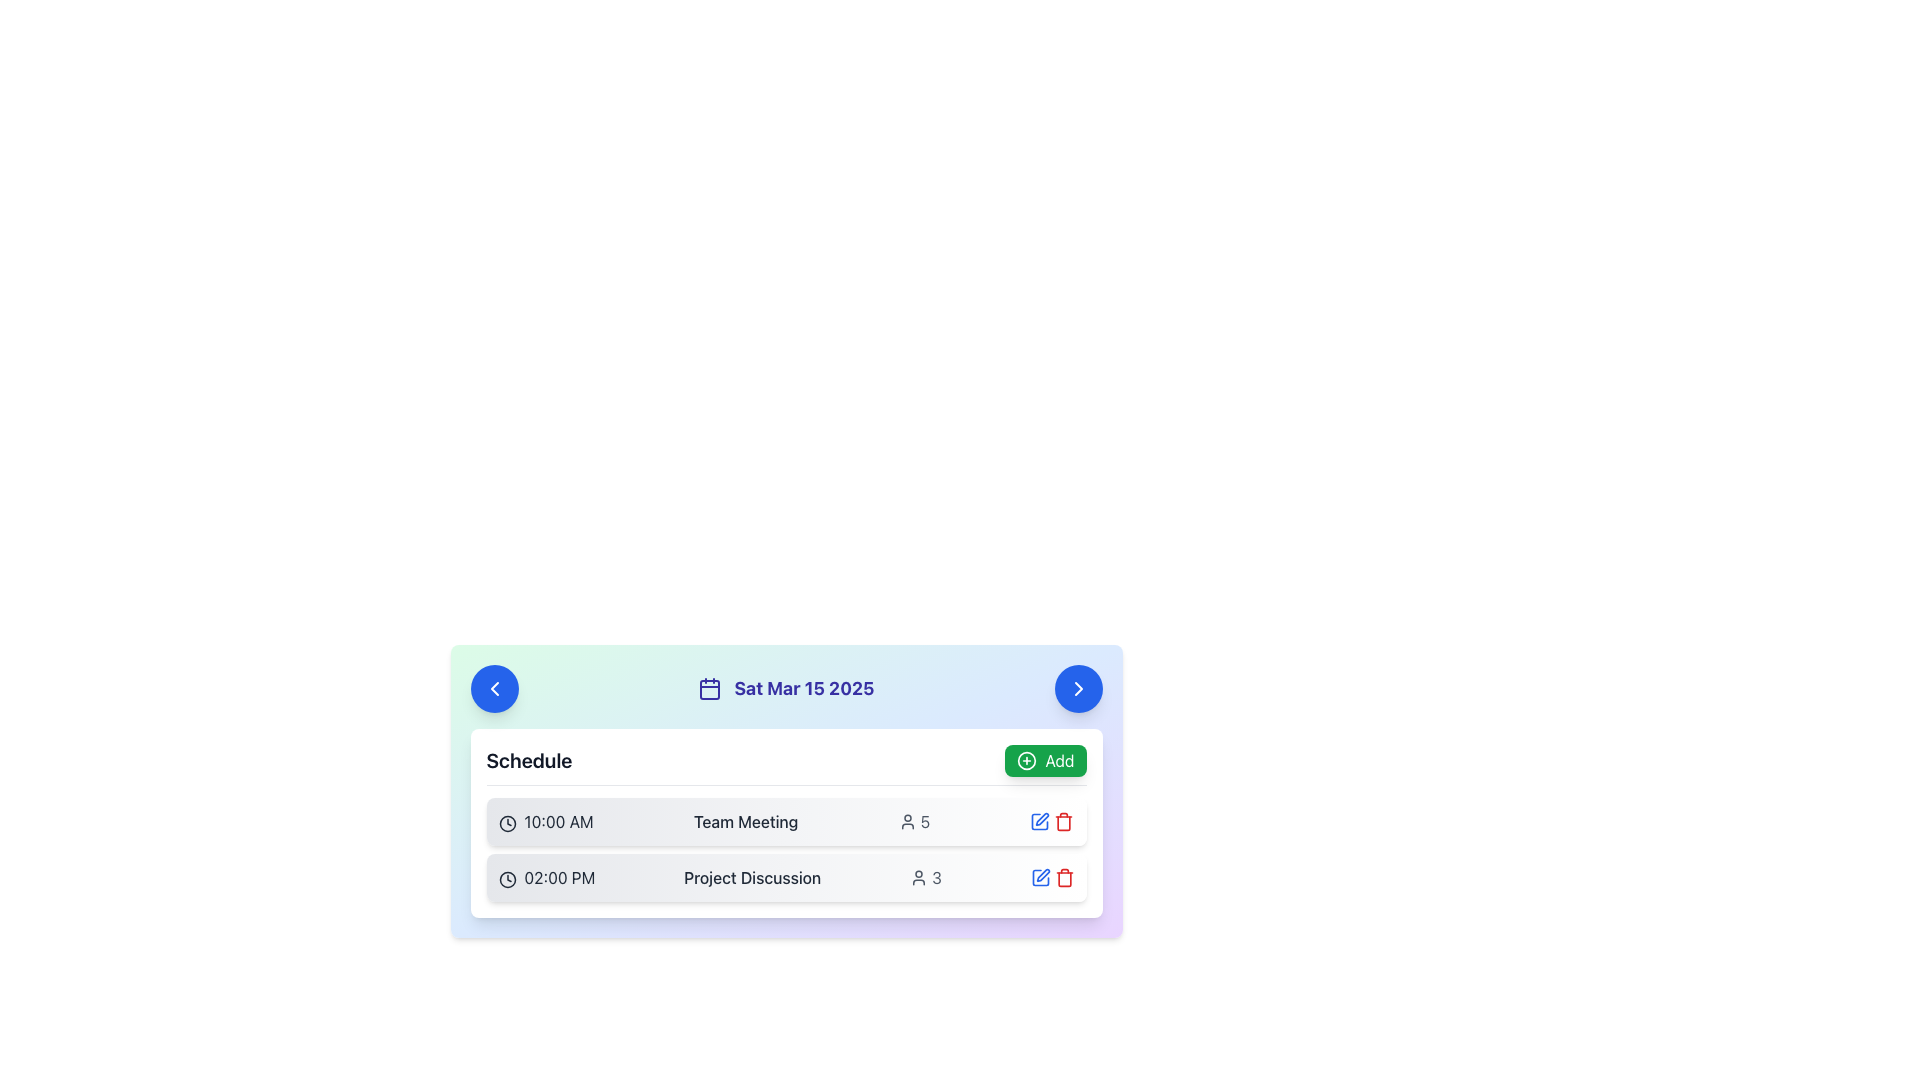 This screenshot has height=1080, width=1920. What do you see at coordinates (494, 688) in the screenshot?
I see `the button located to the left of the date 'Sat Mar 15 2025' in the header section` at bounding box center [494, 688].